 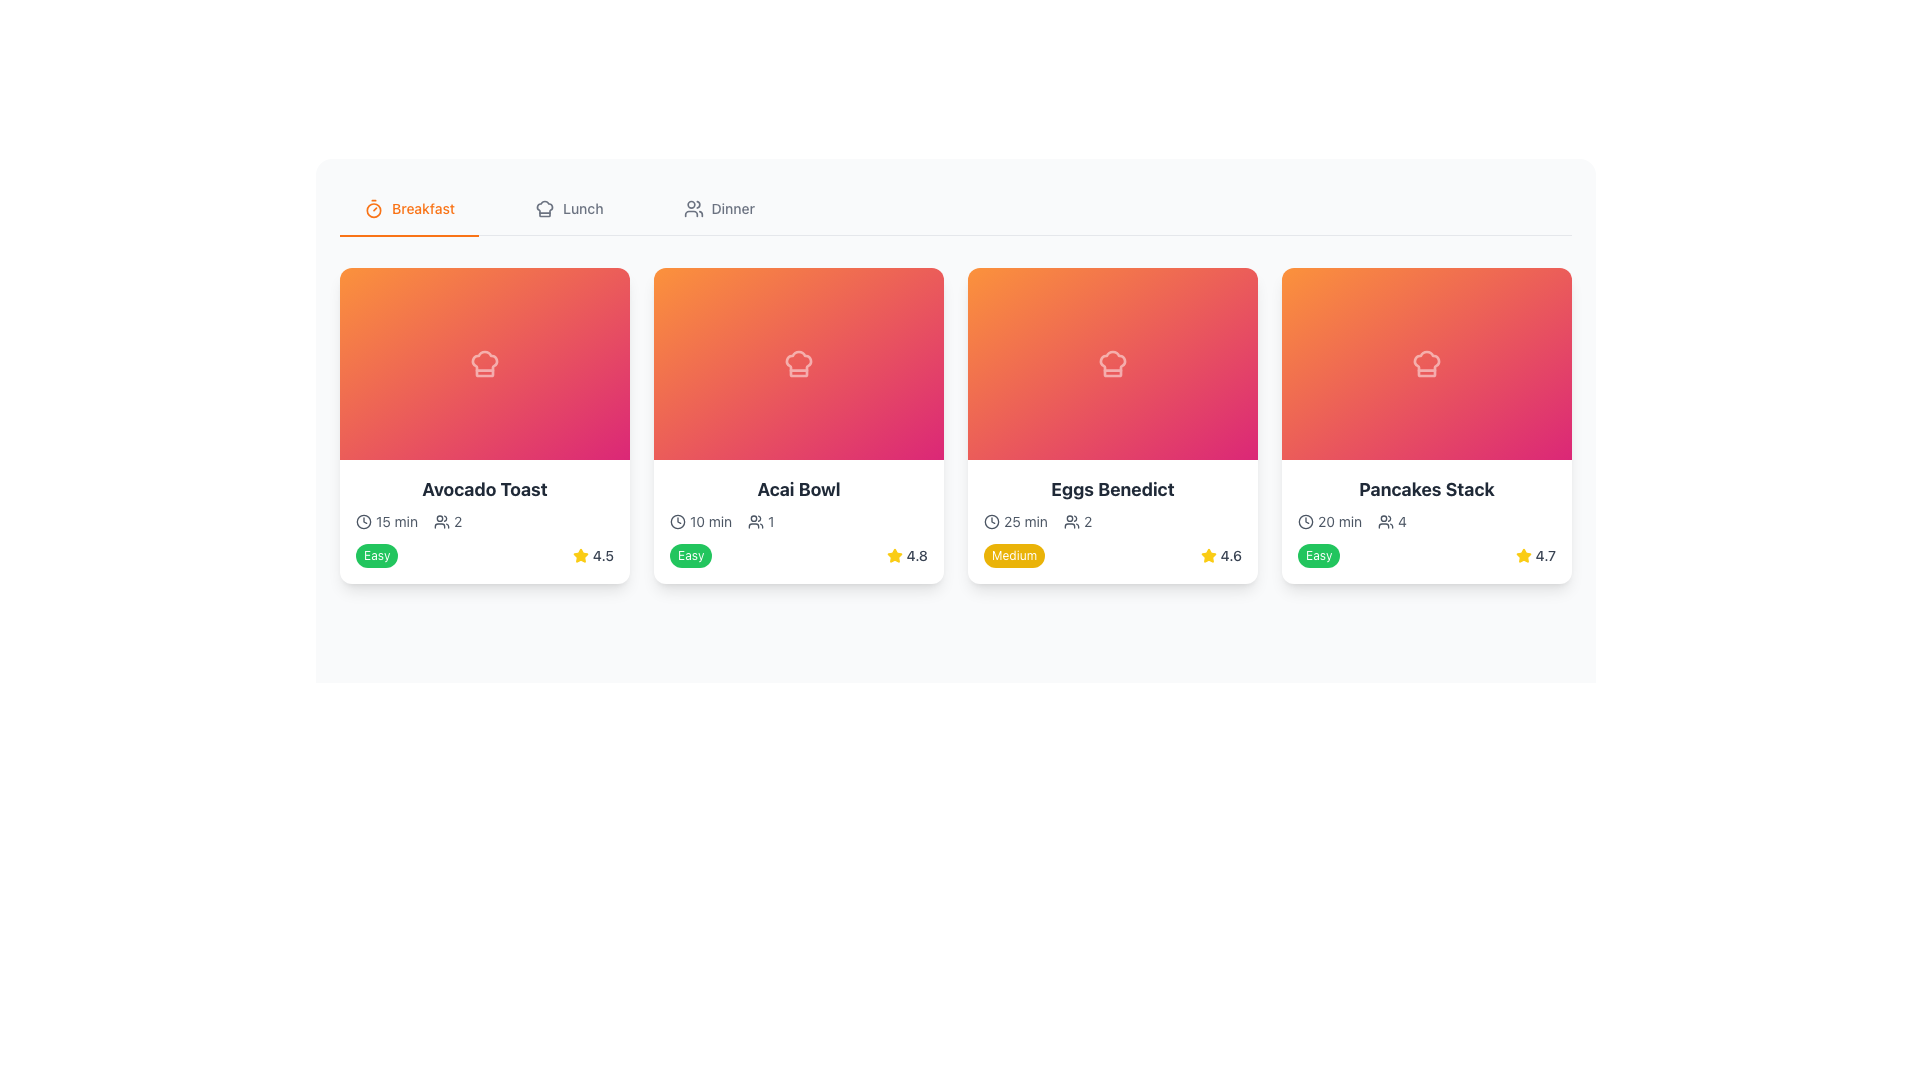 What do you see at coordinates (484, 424) in the screenshot?
I see `the recipe card located at the top left of the grid, which displays summarized information about the recipe, including title, preparation time, serving size, difficulty level, and rating` at bounding box center [484, 424].